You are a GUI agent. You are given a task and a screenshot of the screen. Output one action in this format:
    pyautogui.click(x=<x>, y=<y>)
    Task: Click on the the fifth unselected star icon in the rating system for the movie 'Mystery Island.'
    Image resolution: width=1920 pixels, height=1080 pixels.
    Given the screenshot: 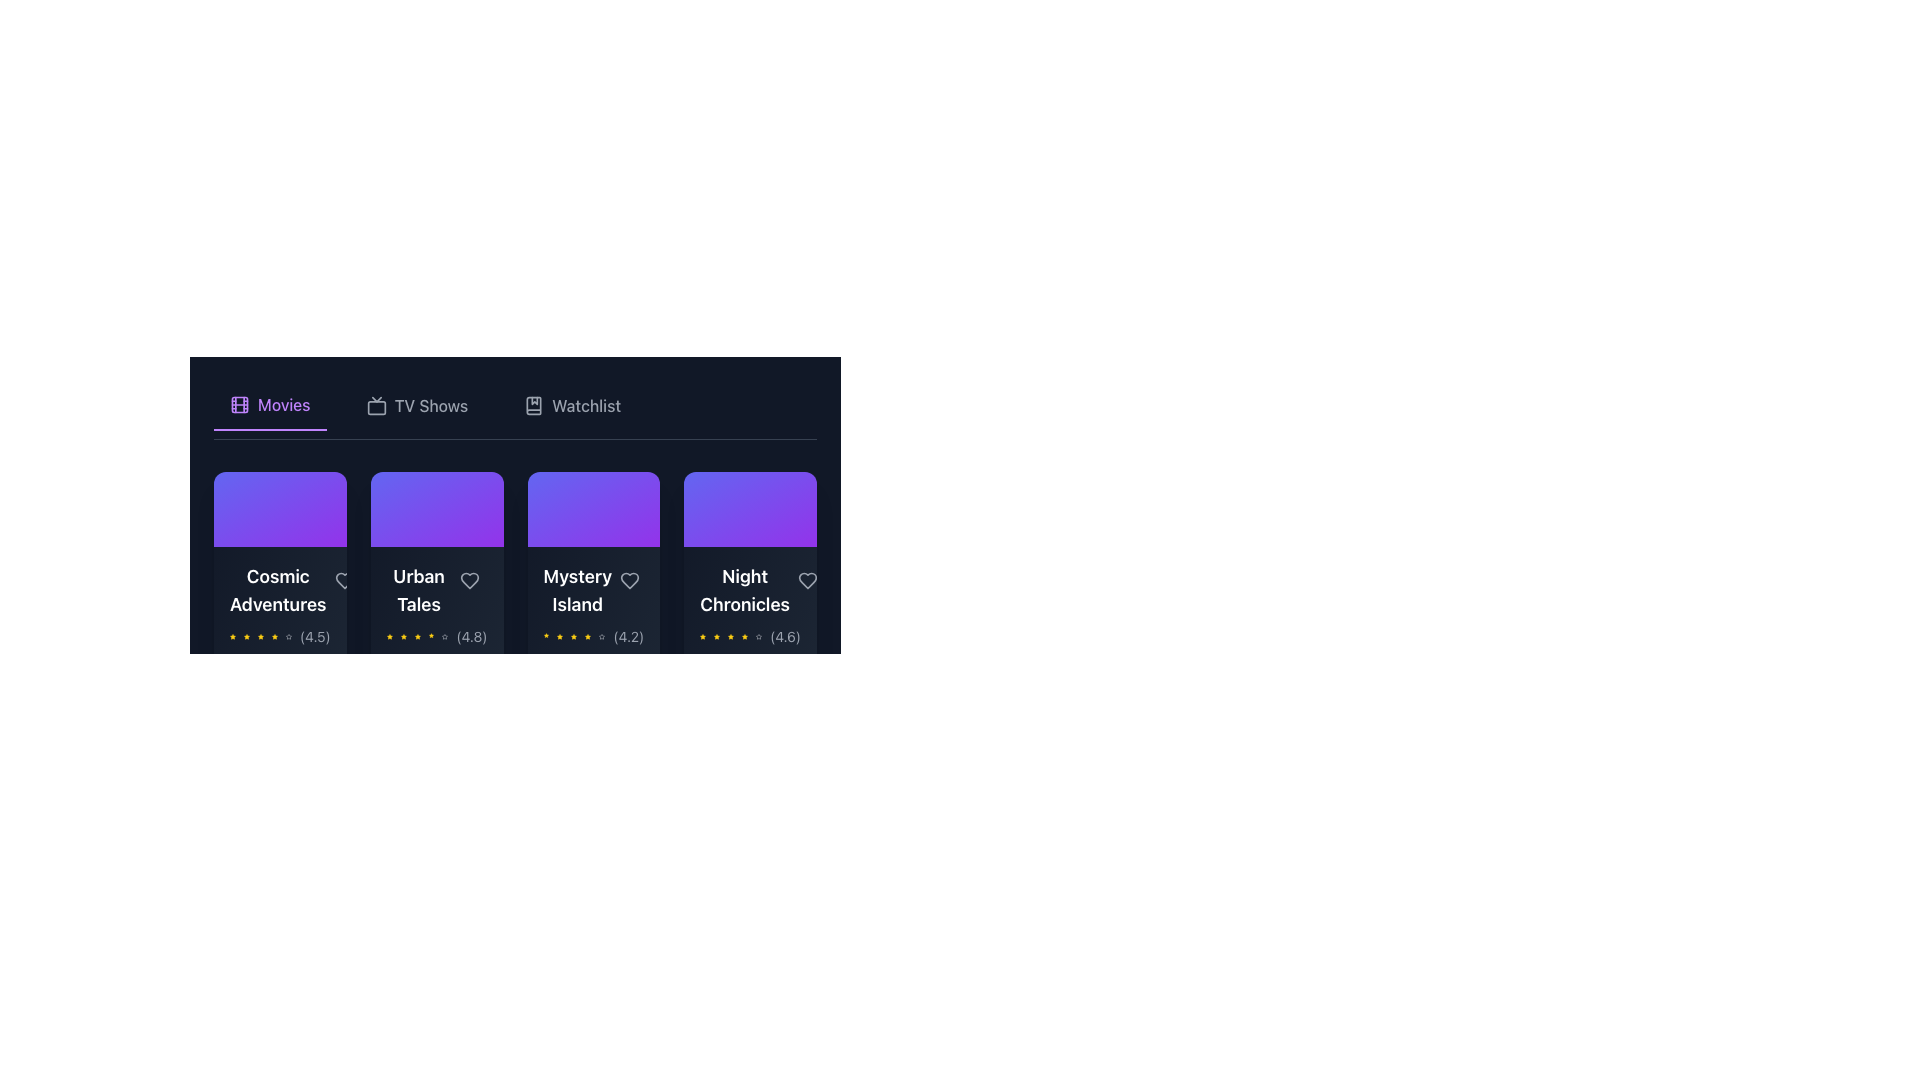 What is the action you would take?
    pyautogui.click(x=601, y=636)
    